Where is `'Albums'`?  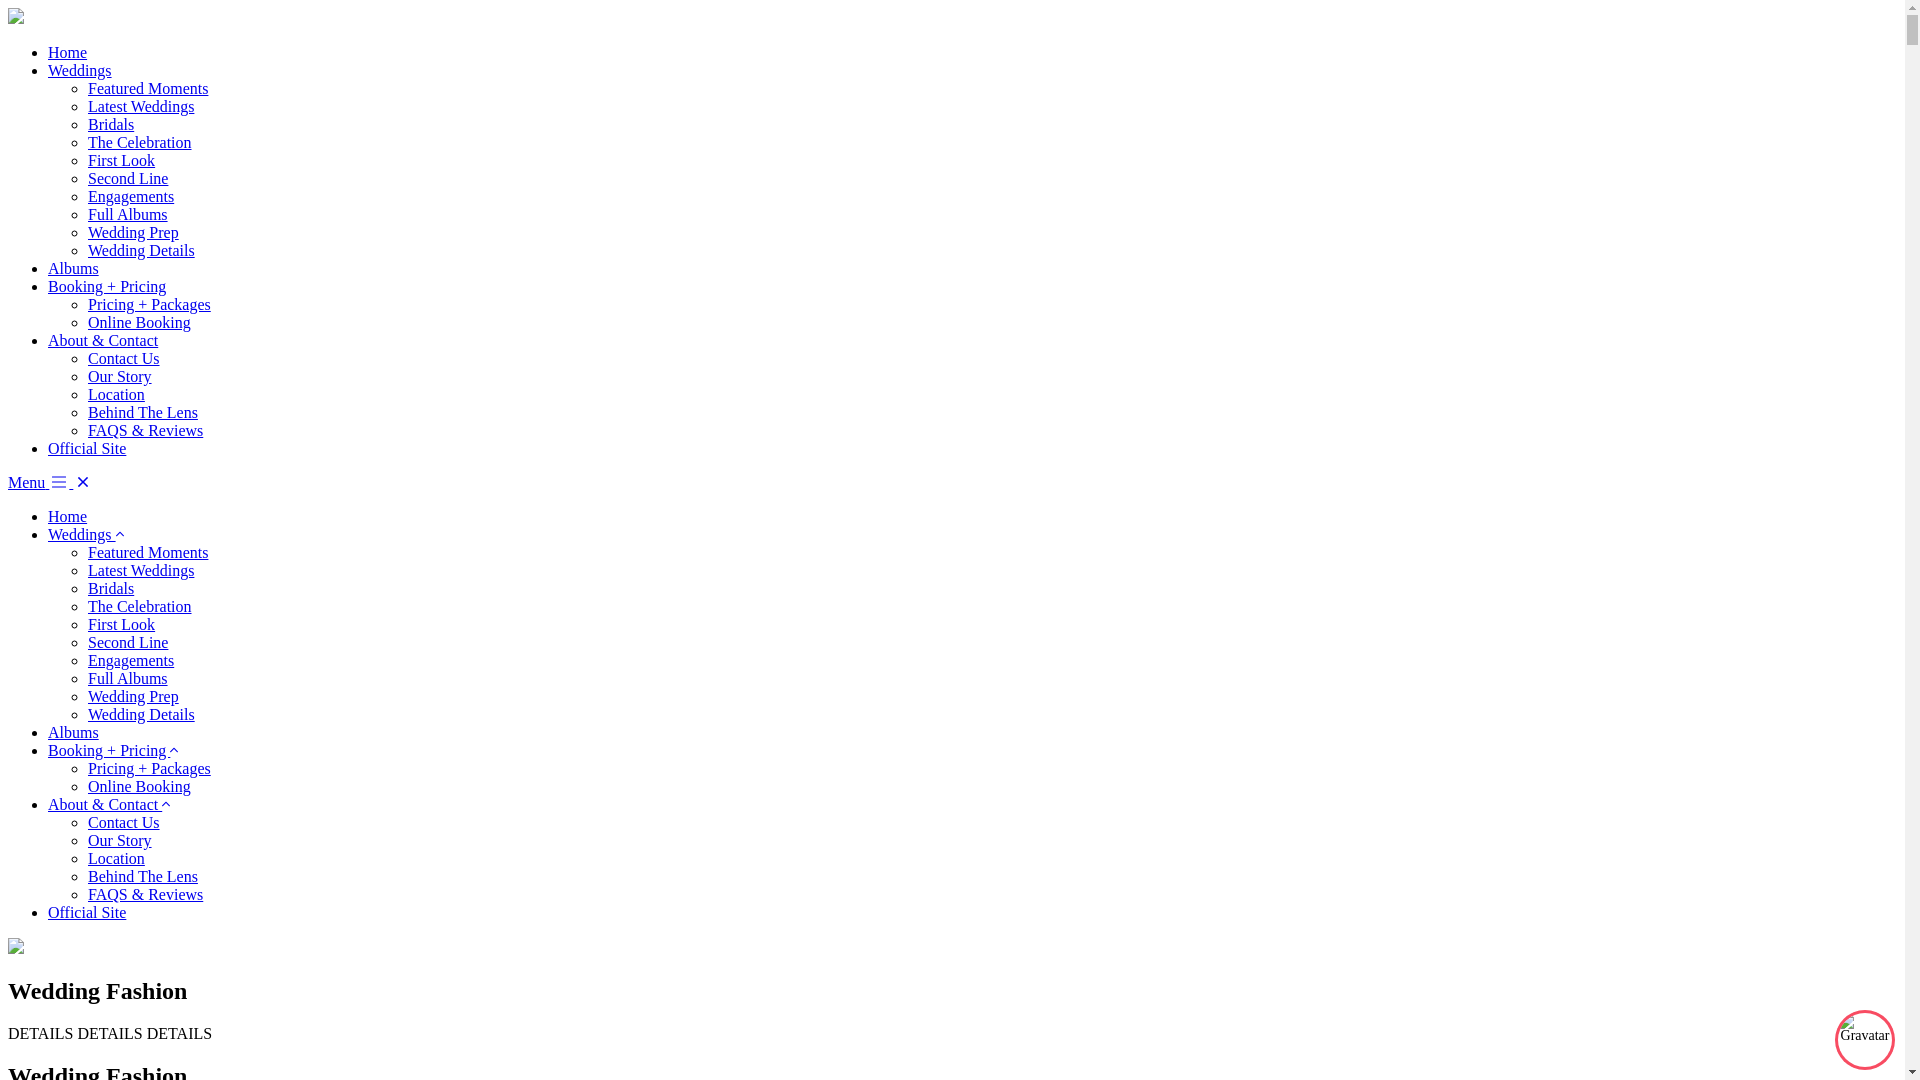 'Albums' is located at coordinates (73, 267).